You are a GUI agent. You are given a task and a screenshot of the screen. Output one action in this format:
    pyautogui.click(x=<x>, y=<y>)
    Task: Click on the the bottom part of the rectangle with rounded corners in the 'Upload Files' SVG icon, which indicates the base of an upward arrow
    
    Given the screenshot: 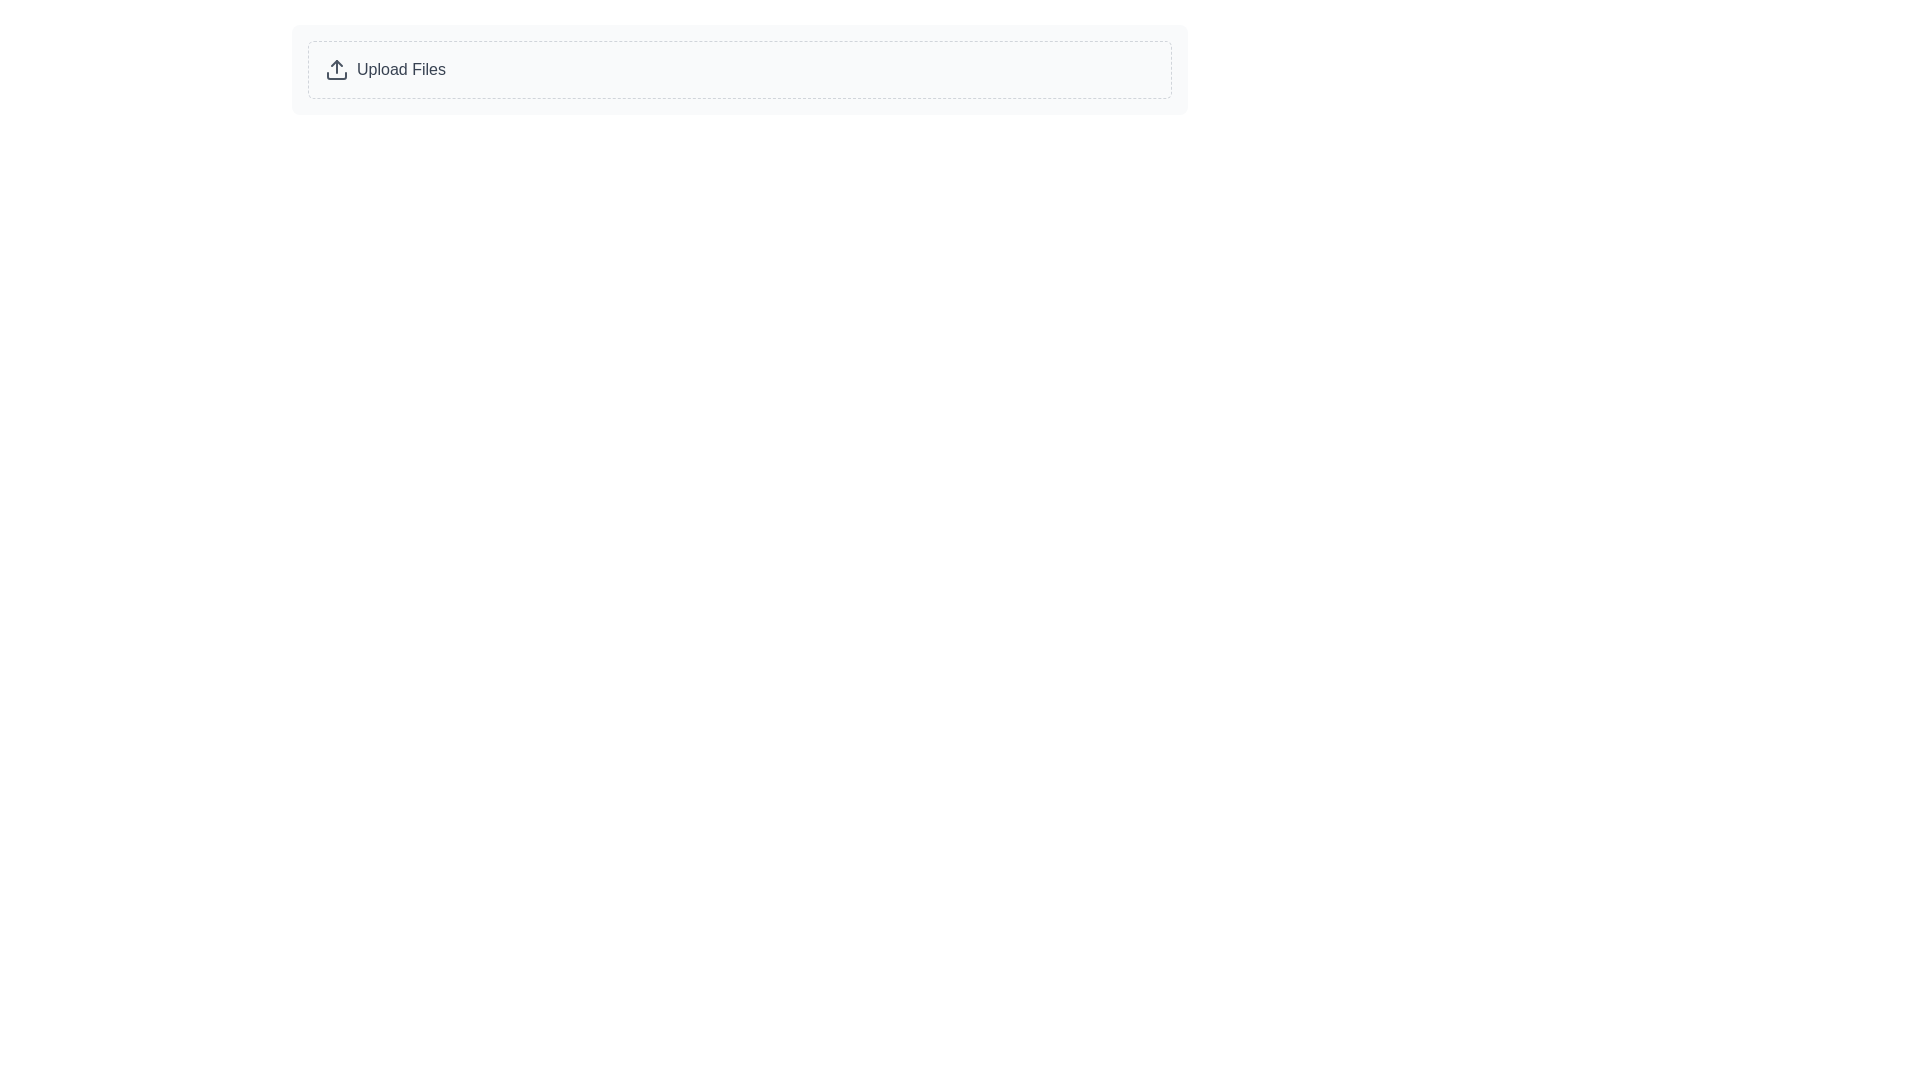 What is the action you would take?
    pyautogui.click(x=336, y=75)
    